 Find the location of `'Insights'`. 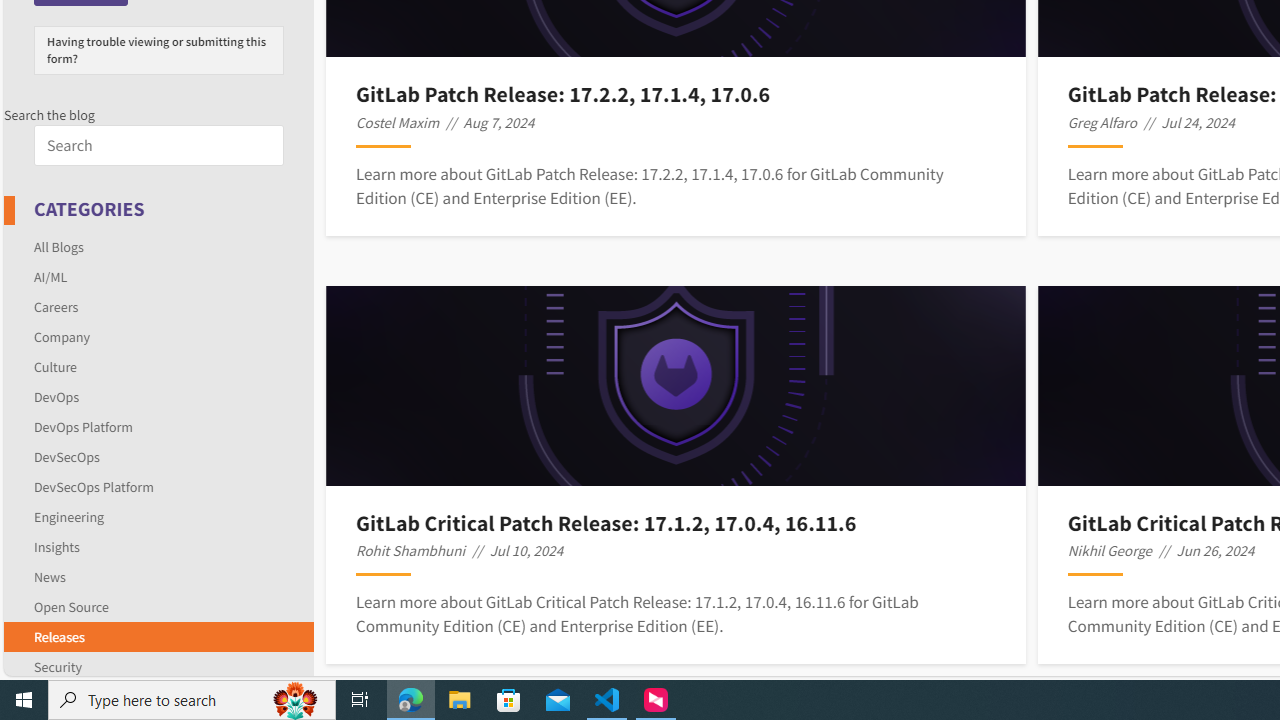

'Insights' is located at coordinates (56, 546).